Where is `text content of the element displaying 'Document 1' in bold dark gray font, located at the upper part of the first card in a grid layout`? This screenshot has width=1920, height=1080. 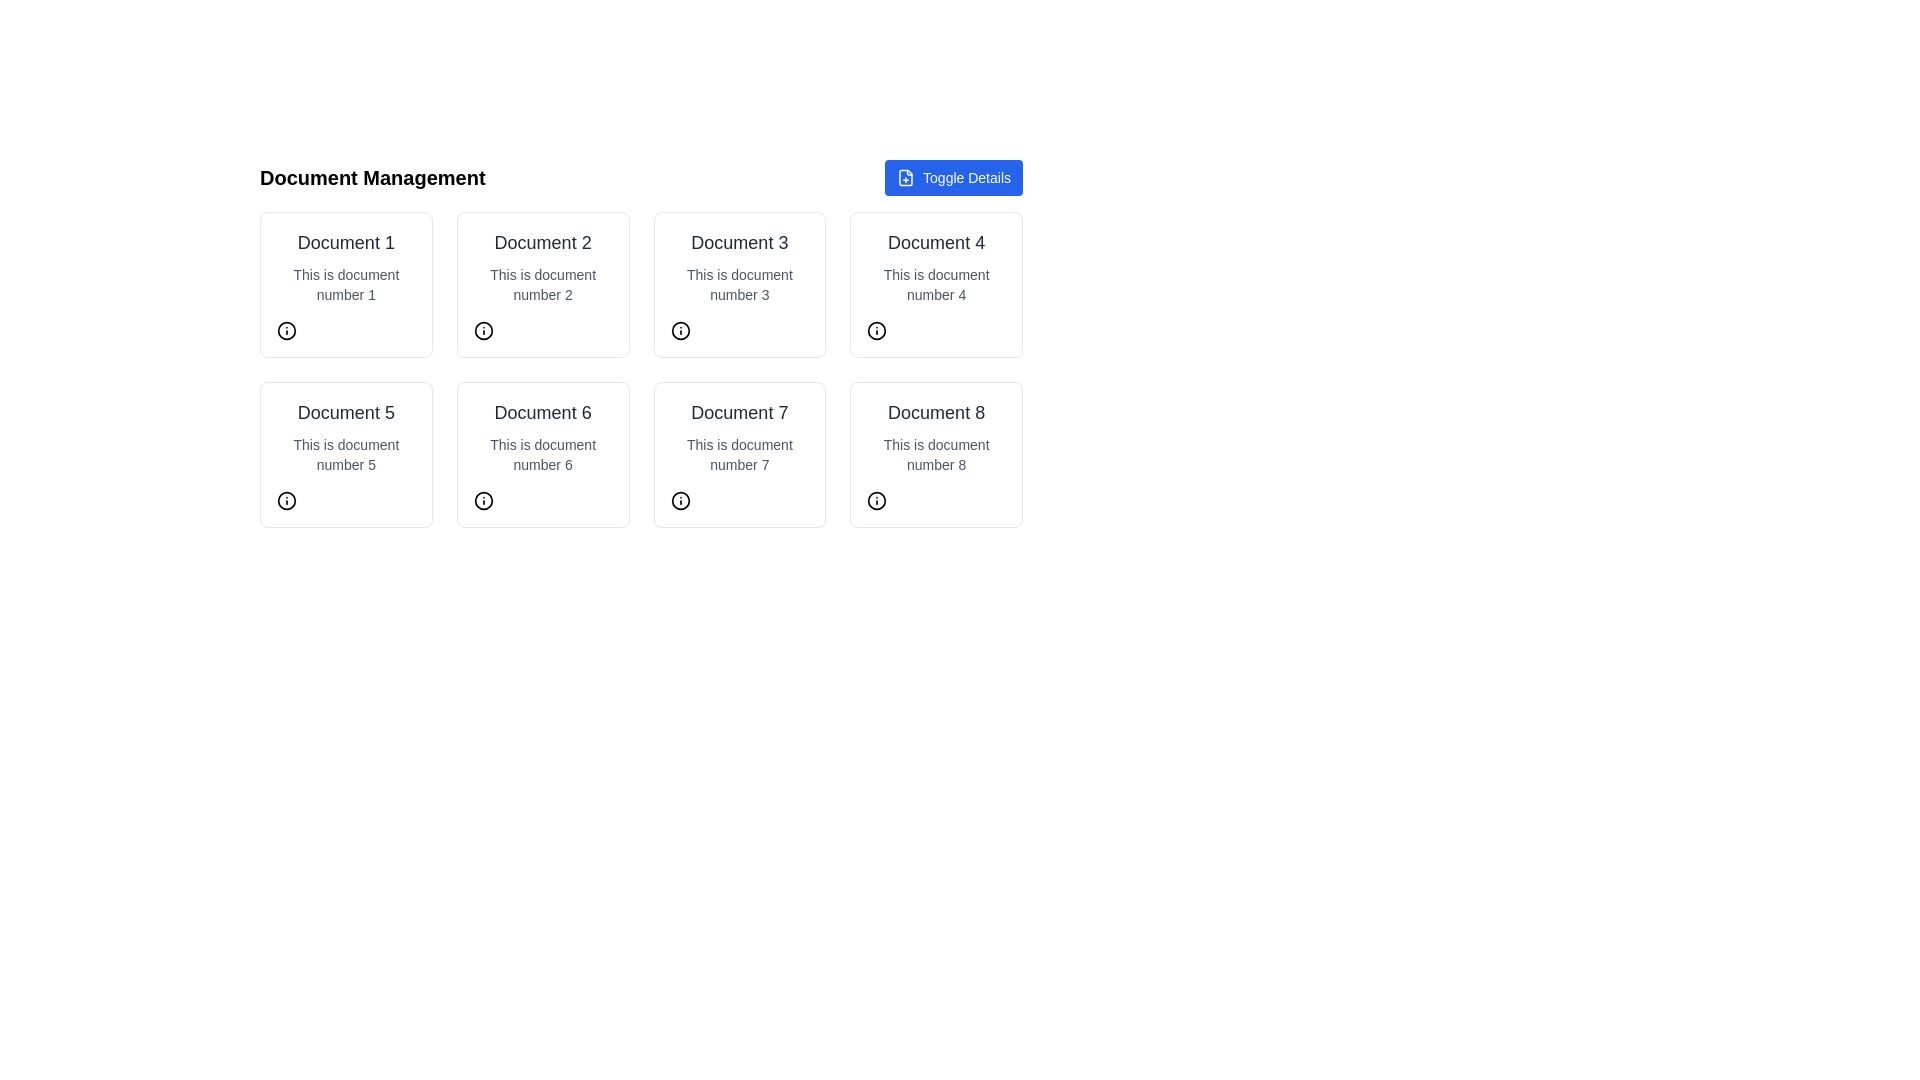 text content of the element displaying 'Document 1' in bold dark gray font, located at the upper part of the first card in a grid layout is located at coordinates (346, 242).